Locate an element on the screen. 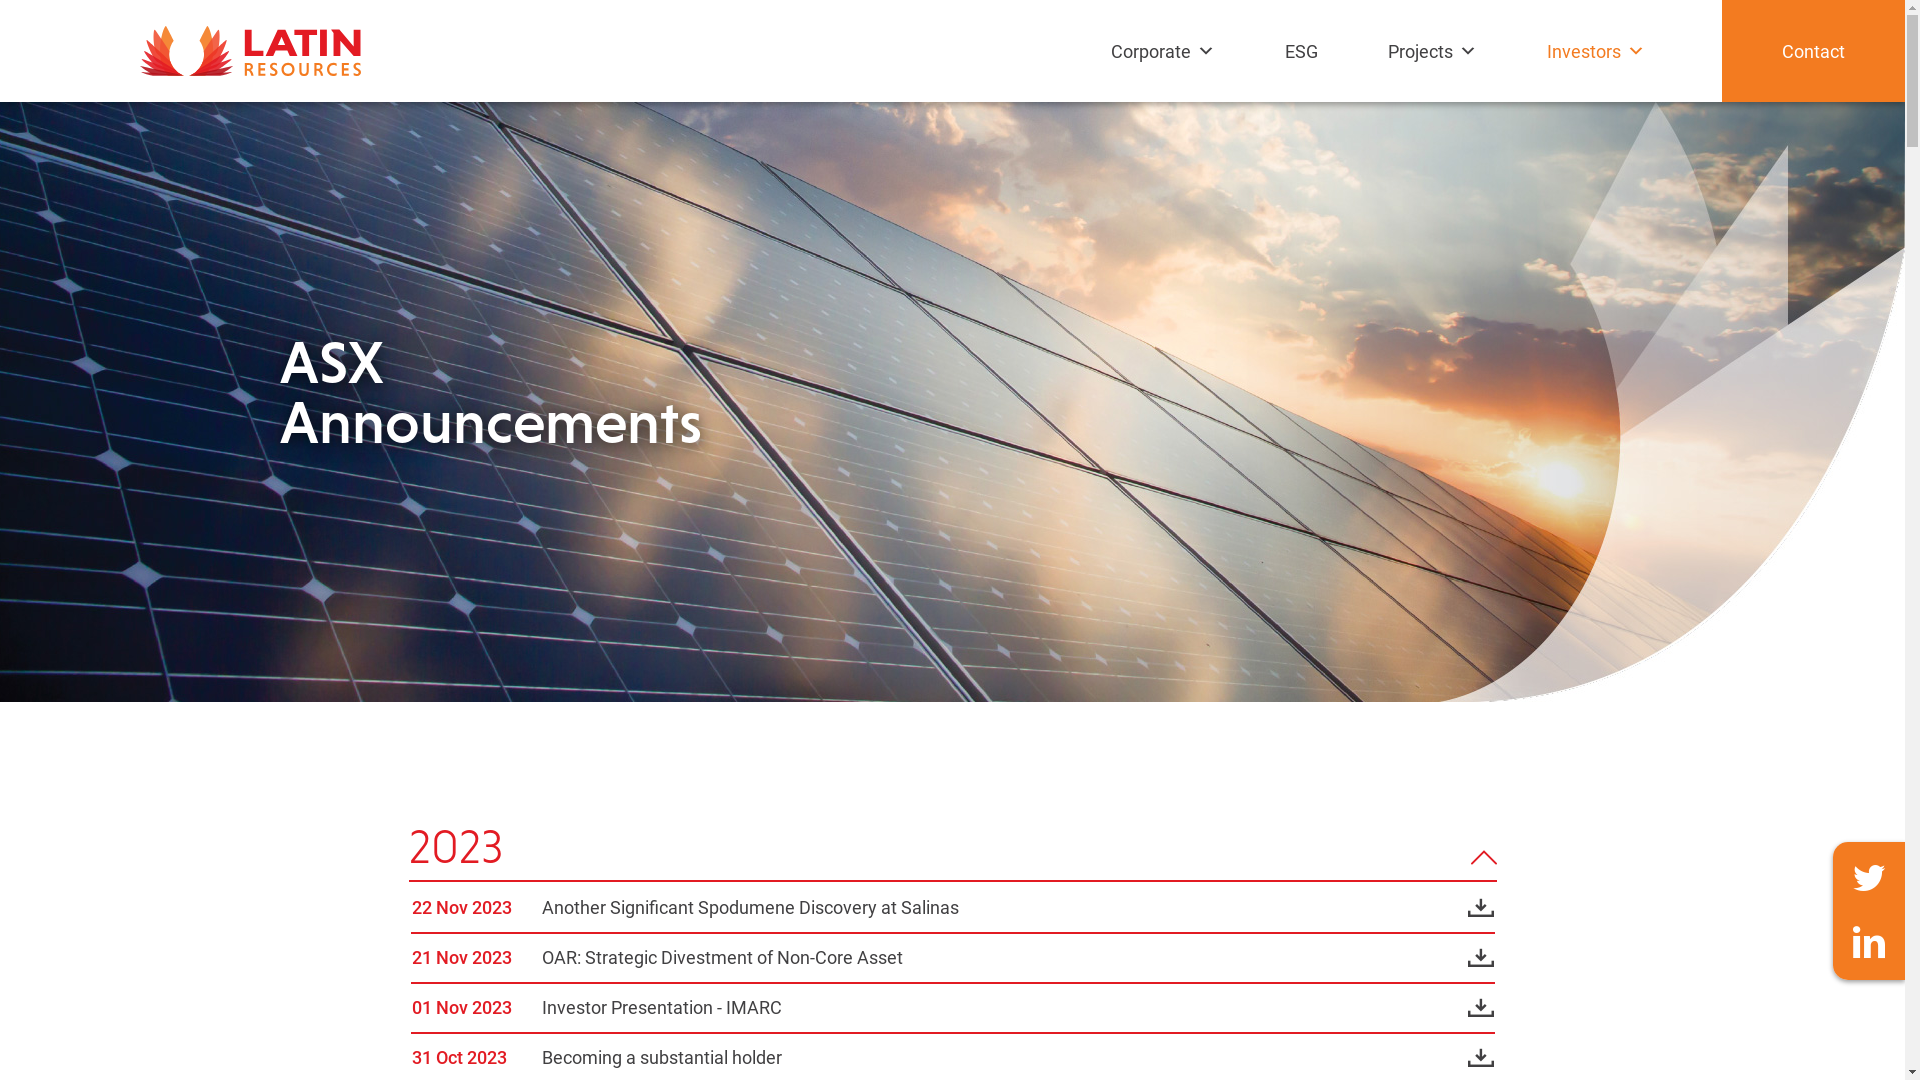 This screenshot has width=1920, height=1080. 'Investor Presentation - IMARC' is located at coordinates (542, 1007).